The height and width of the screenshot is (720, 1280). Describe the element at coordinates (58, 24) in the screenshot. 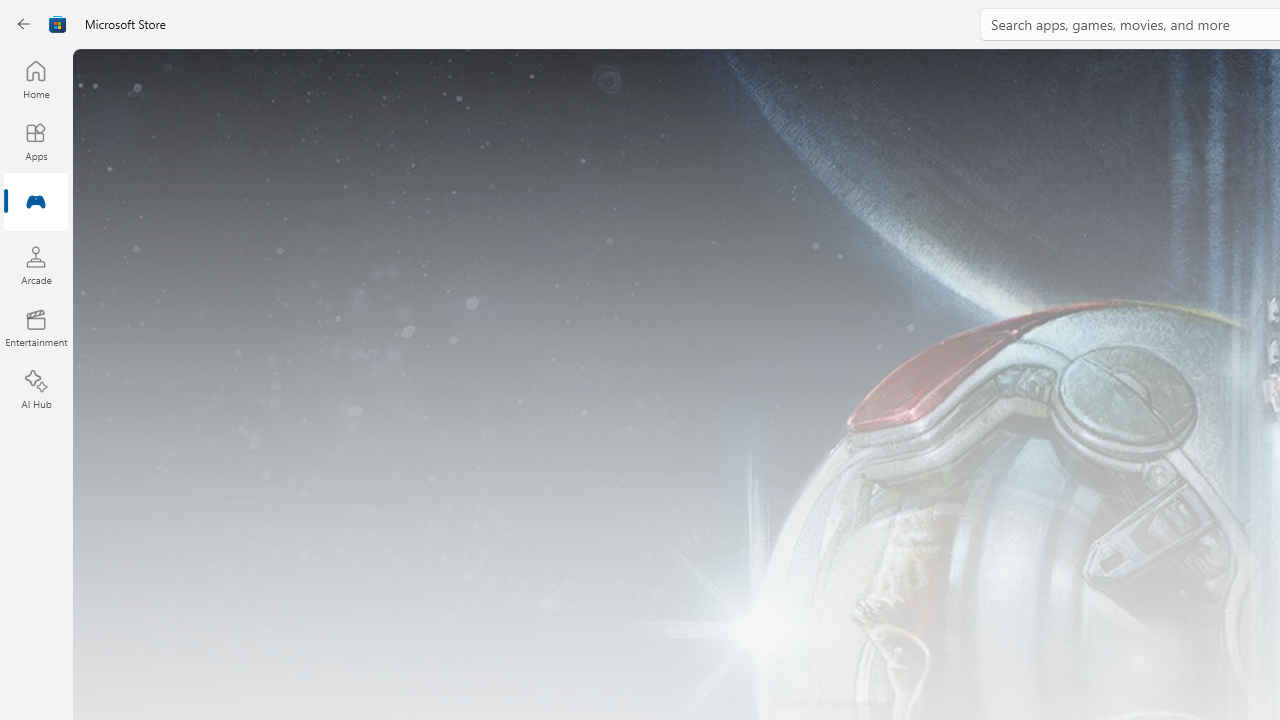

I see `'Class: Image'` at that location.